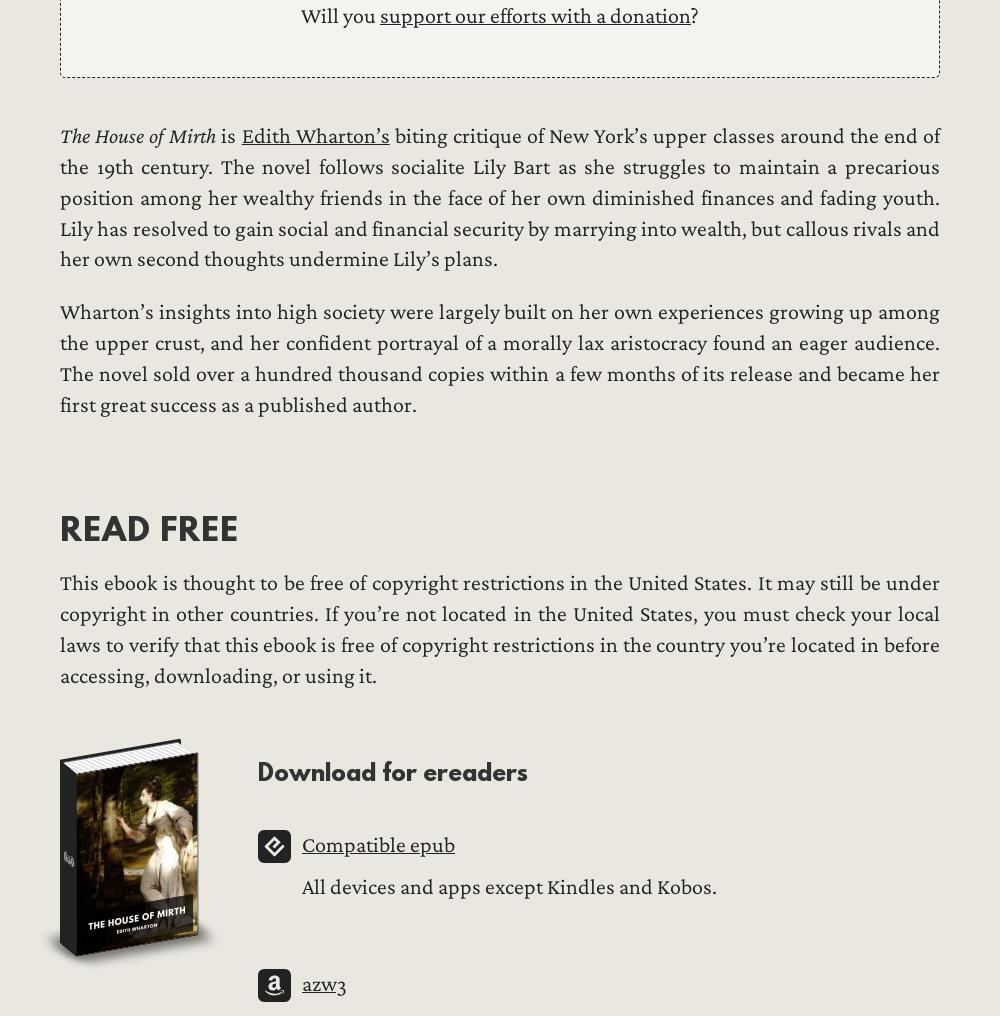 This screenshot has height=1016, width=1000. What do you see at coordinates (694, 14) in the screenshot?
I see `'?'` at bounding box center [694, 14].